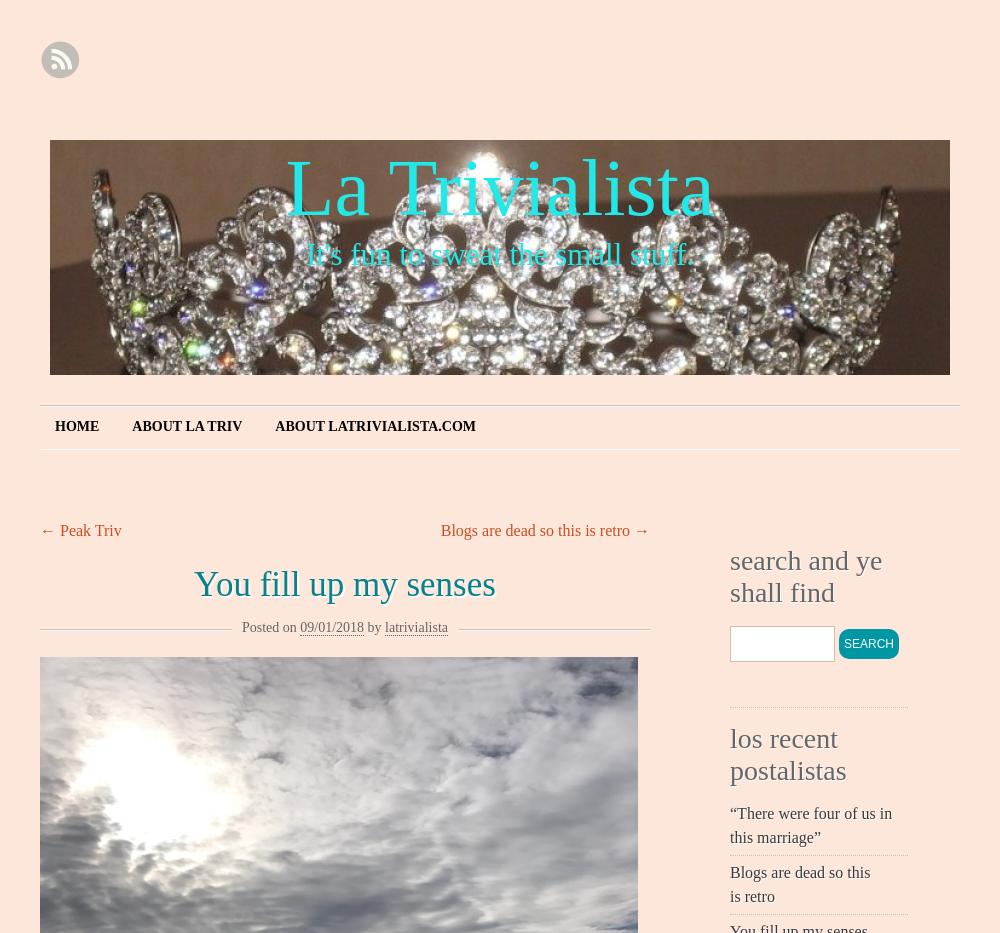 The image size is (1000, 933). I want to click on '09/01/2018', so click(331, 625).